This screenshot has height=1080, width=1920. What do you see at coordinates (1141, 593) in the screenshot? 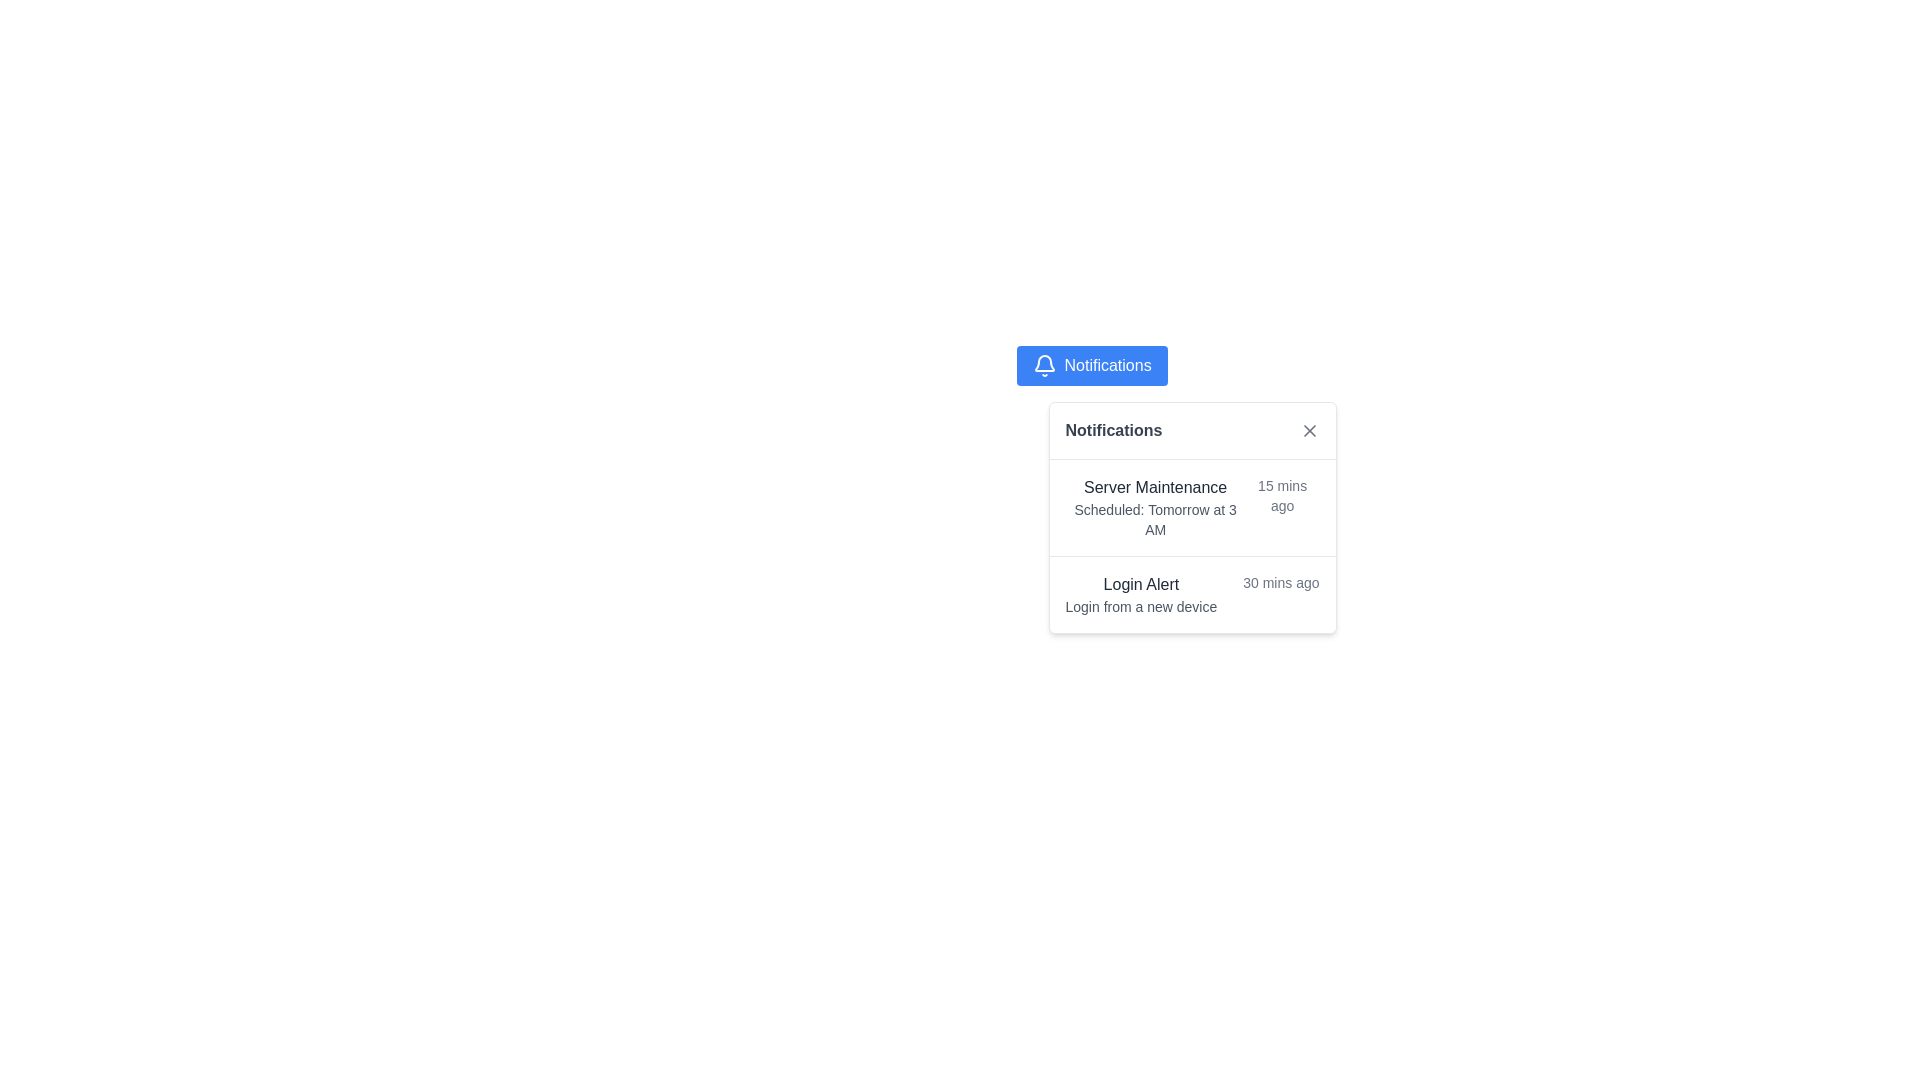
I see `information displayed in the 'Login Alert' text component, which contains two lines: 'Login Alert' in bold and 'Login from a new device' in regular font` at bounding box center [1141, 593].